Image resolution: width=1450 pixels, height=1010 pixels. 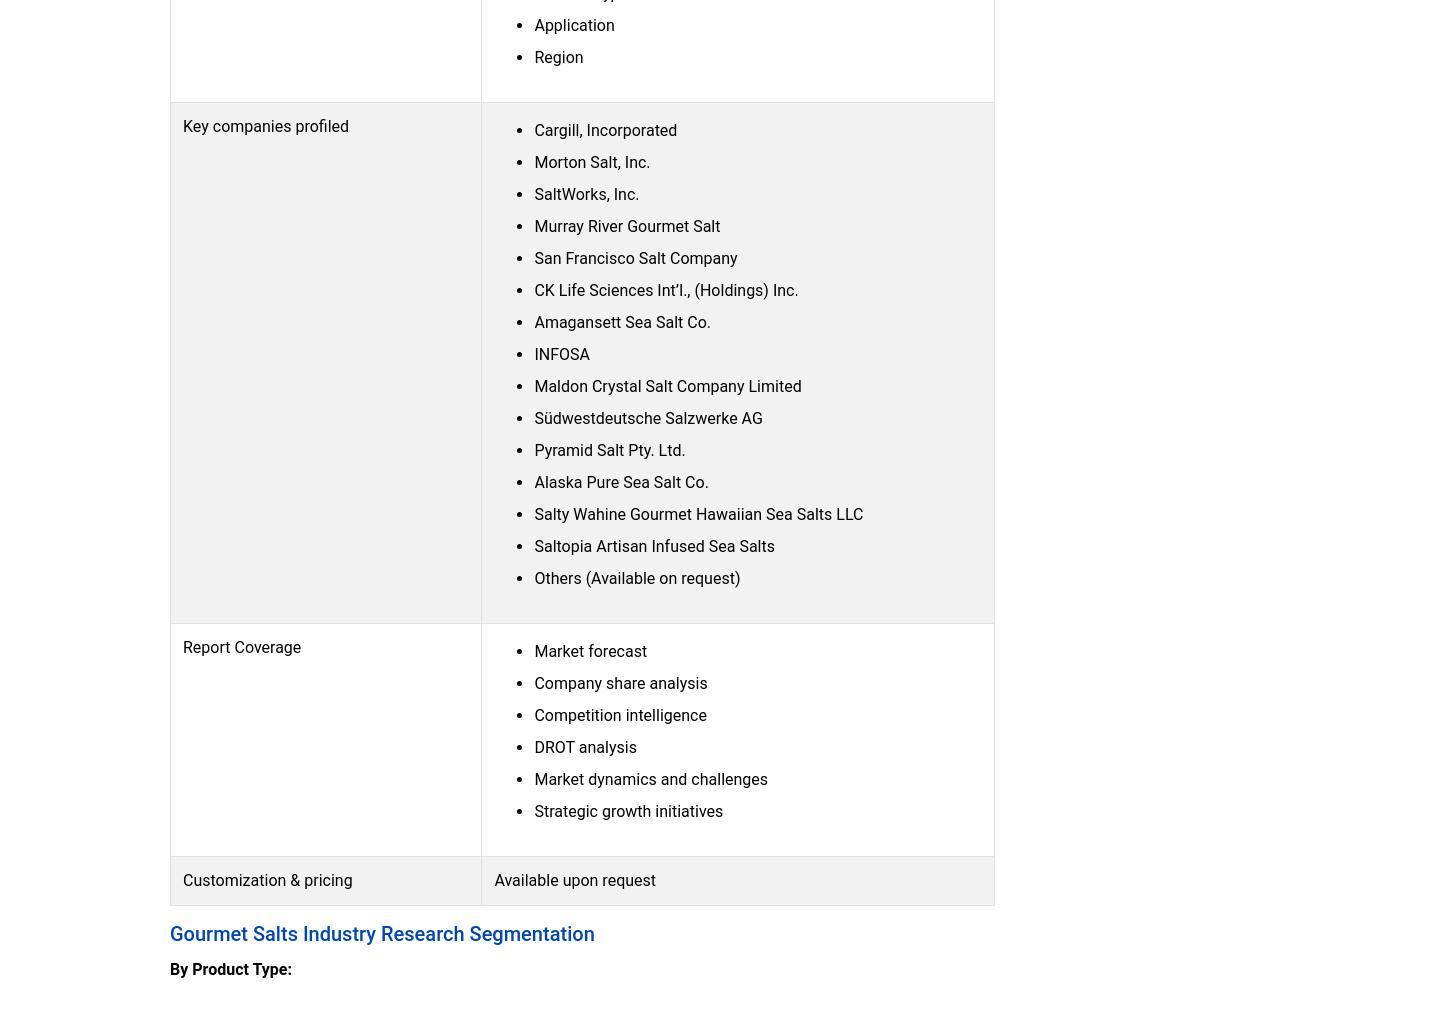 I want to click on 'Maldon Crystal Salt Company Limited', so click(x=666, y=385).